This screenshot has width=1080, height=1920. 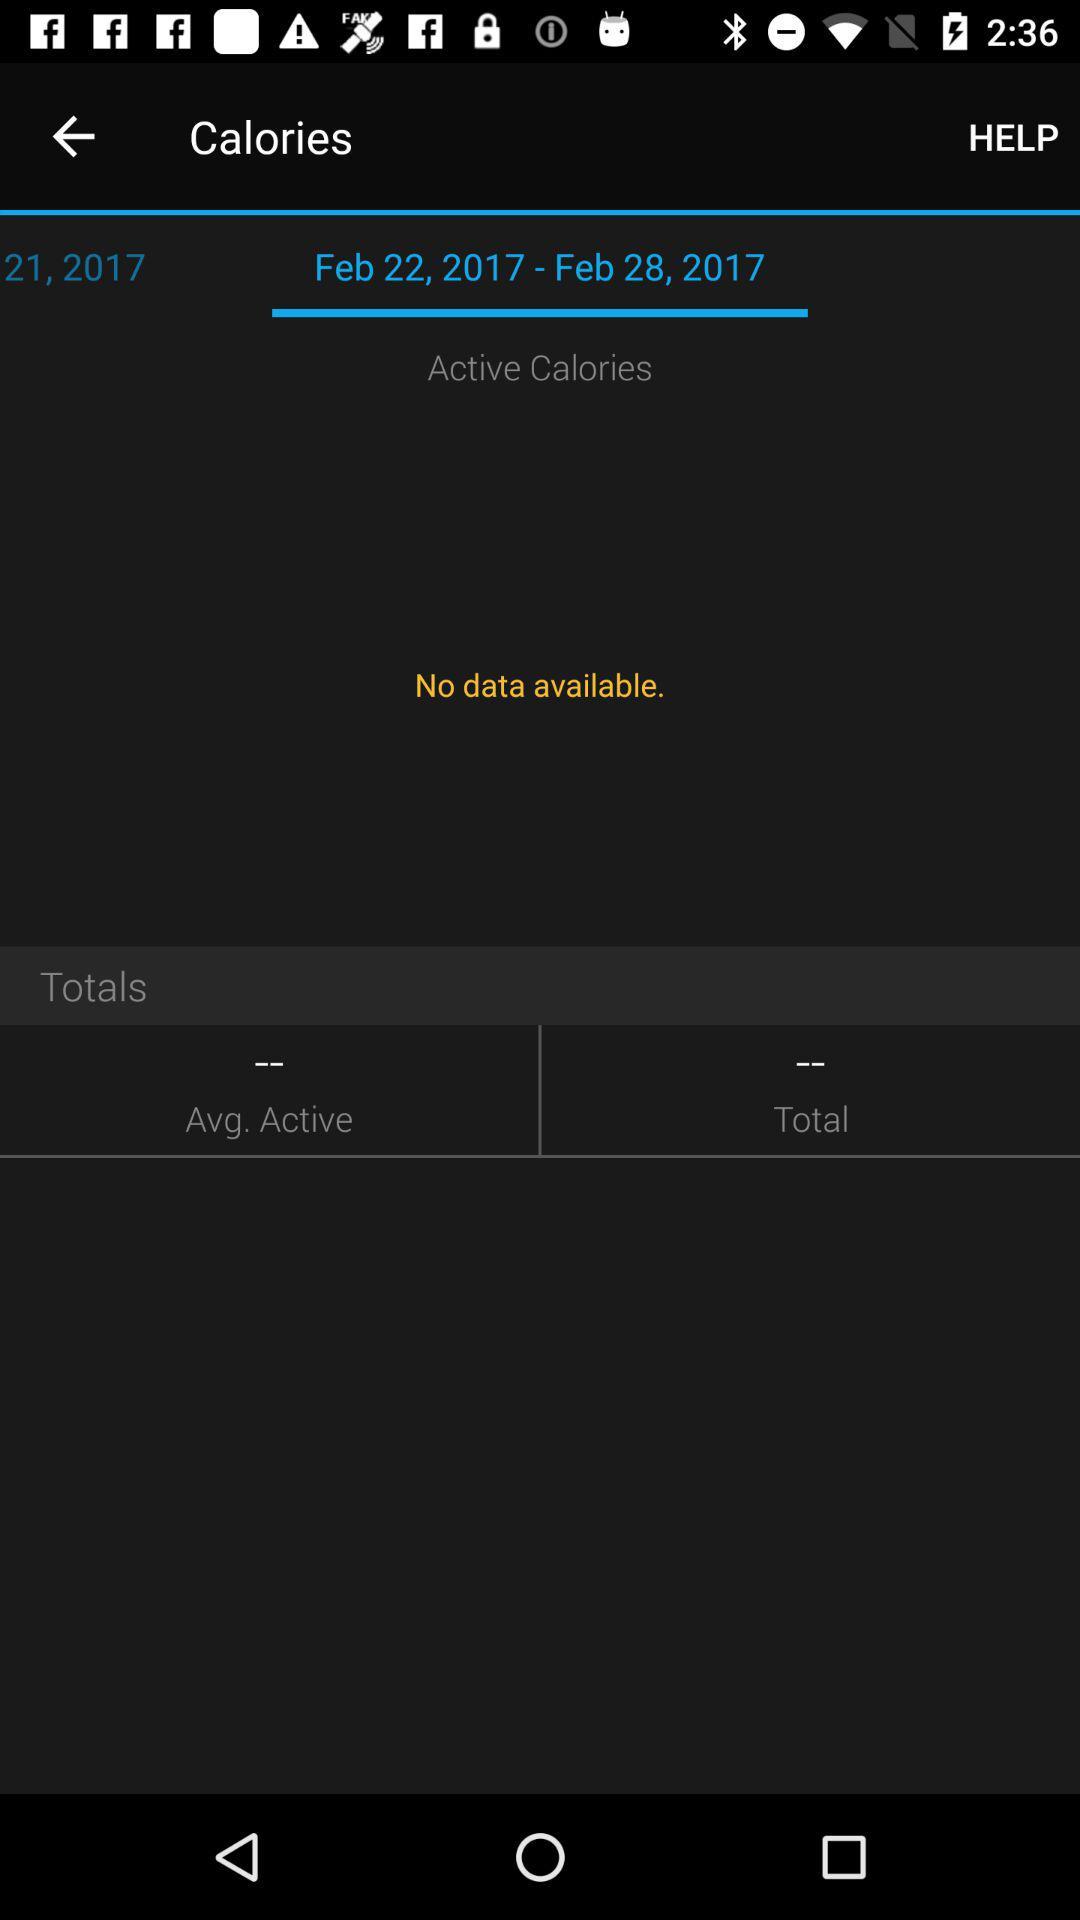 I want to click on help, so click(x=1013, y=135).